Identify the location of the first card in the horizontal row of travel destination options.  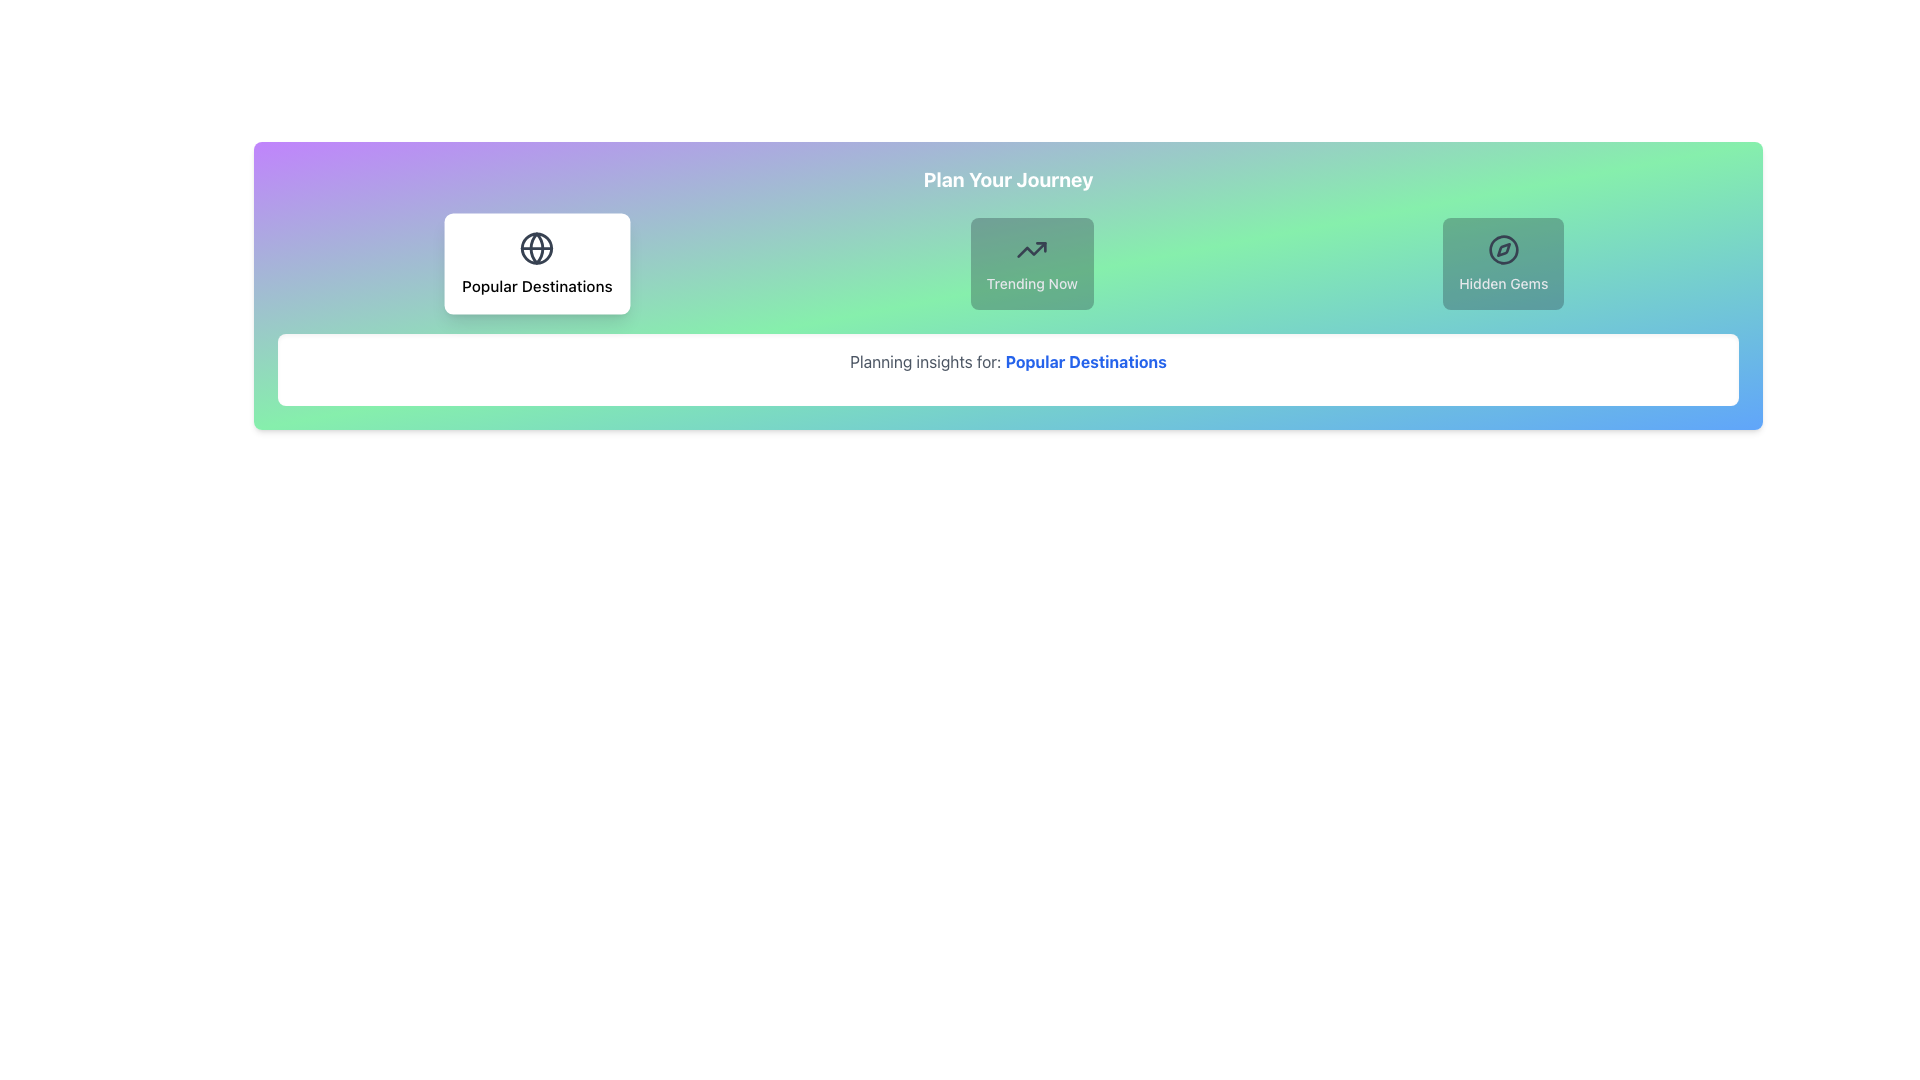
(537, 262).